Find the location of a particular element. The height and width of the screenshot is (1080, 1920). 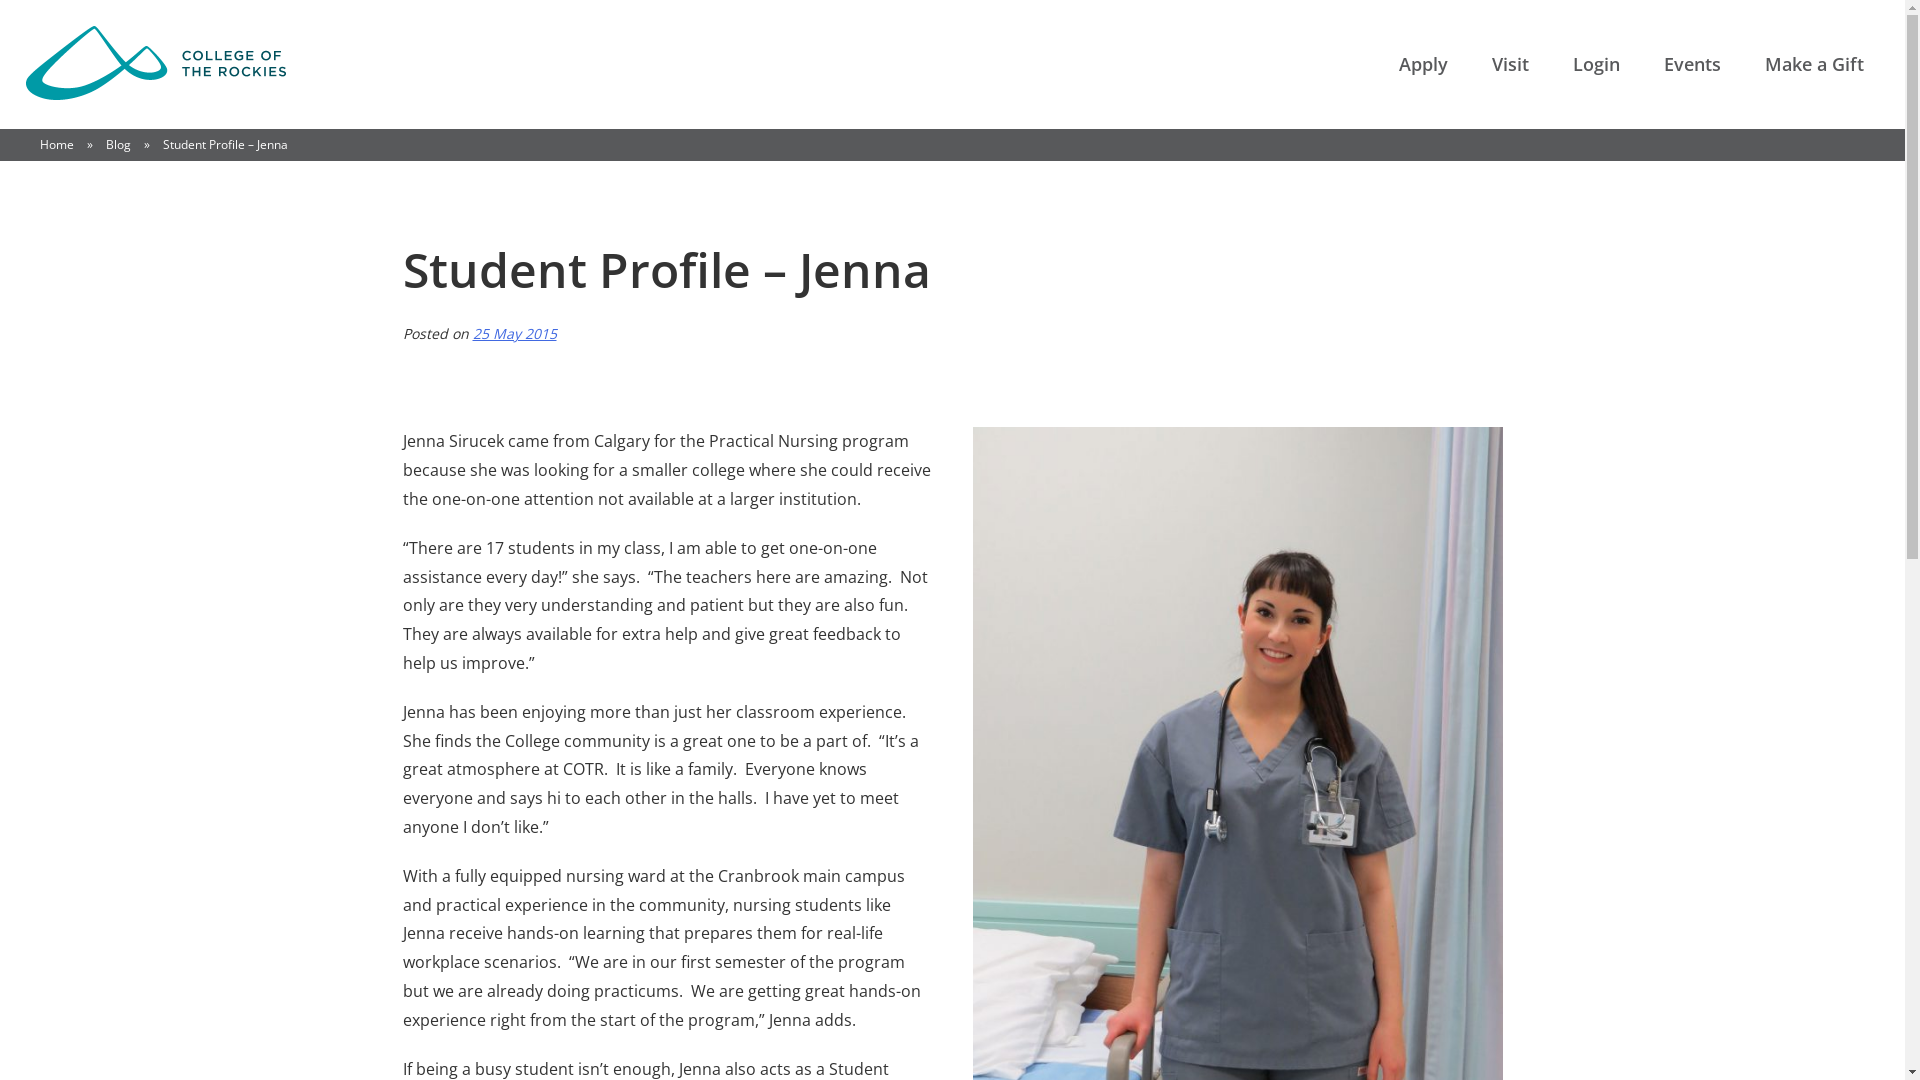

'Login' is located at coordinates (1595, 63).